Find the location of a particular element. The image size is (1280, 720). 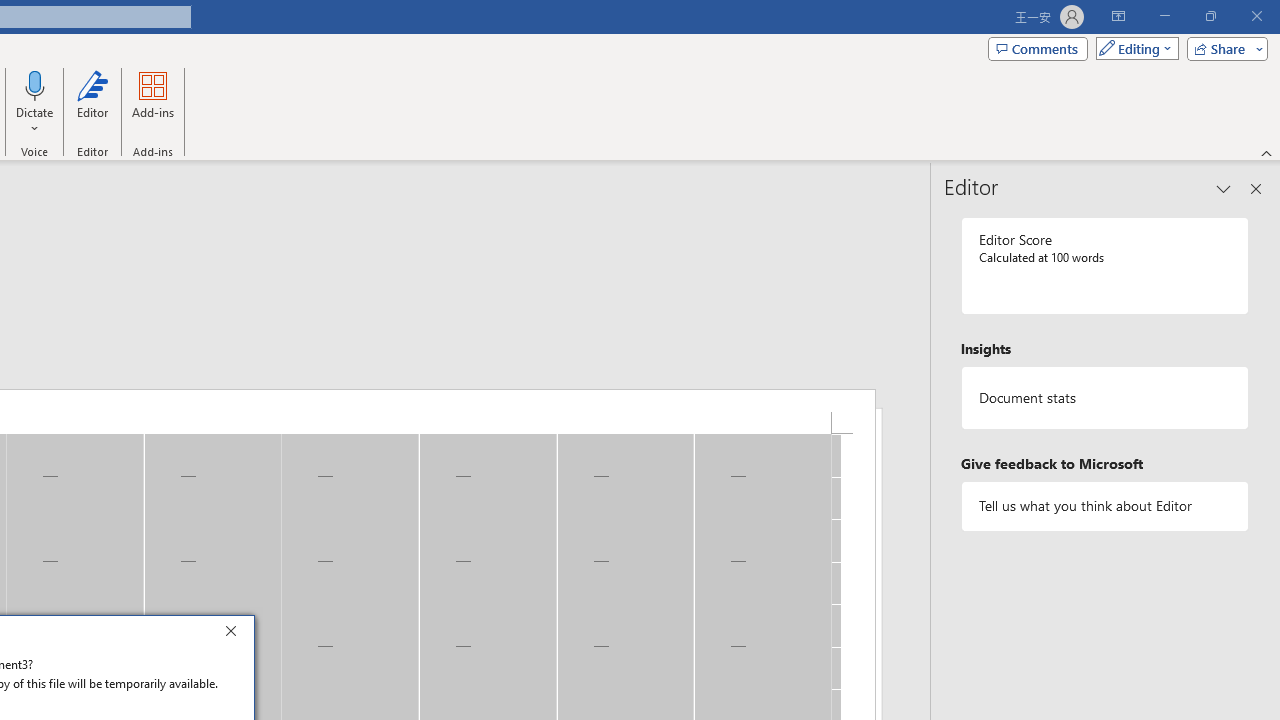

'Editor' is located at coordinates (91, 103).